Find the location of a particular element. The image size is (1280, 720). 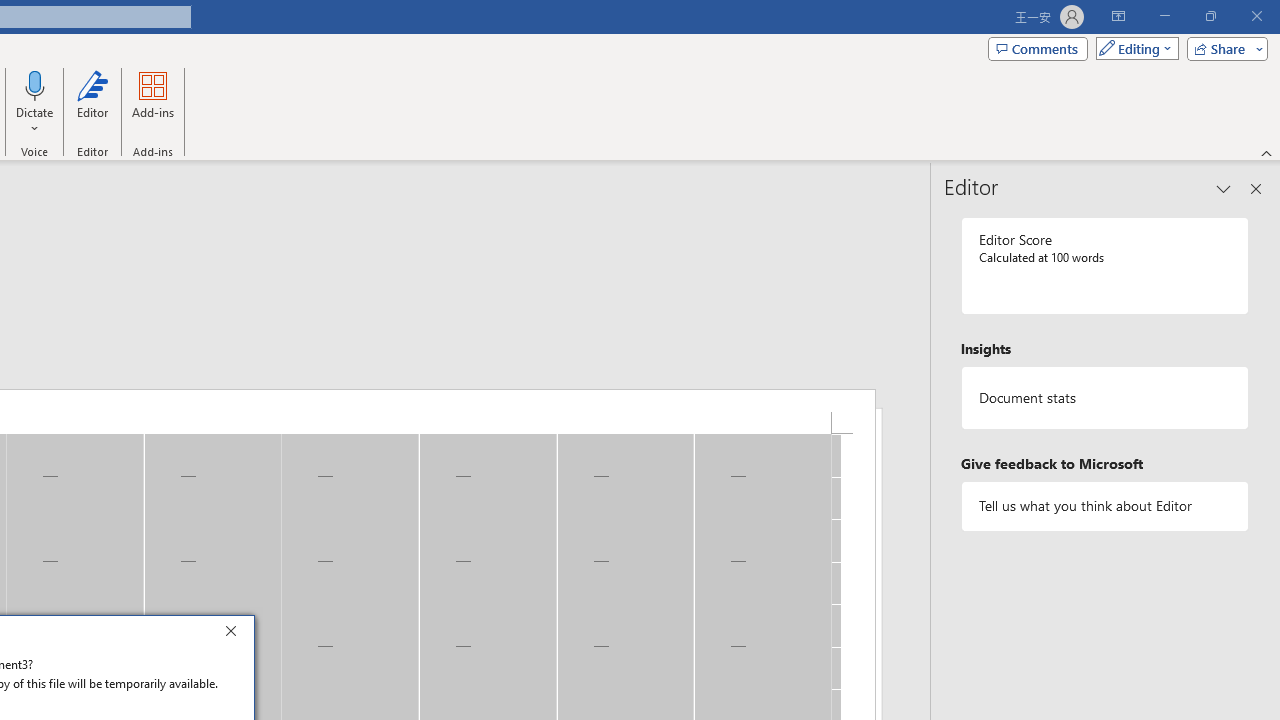

'Editor' is located at coordinates (91, 103).